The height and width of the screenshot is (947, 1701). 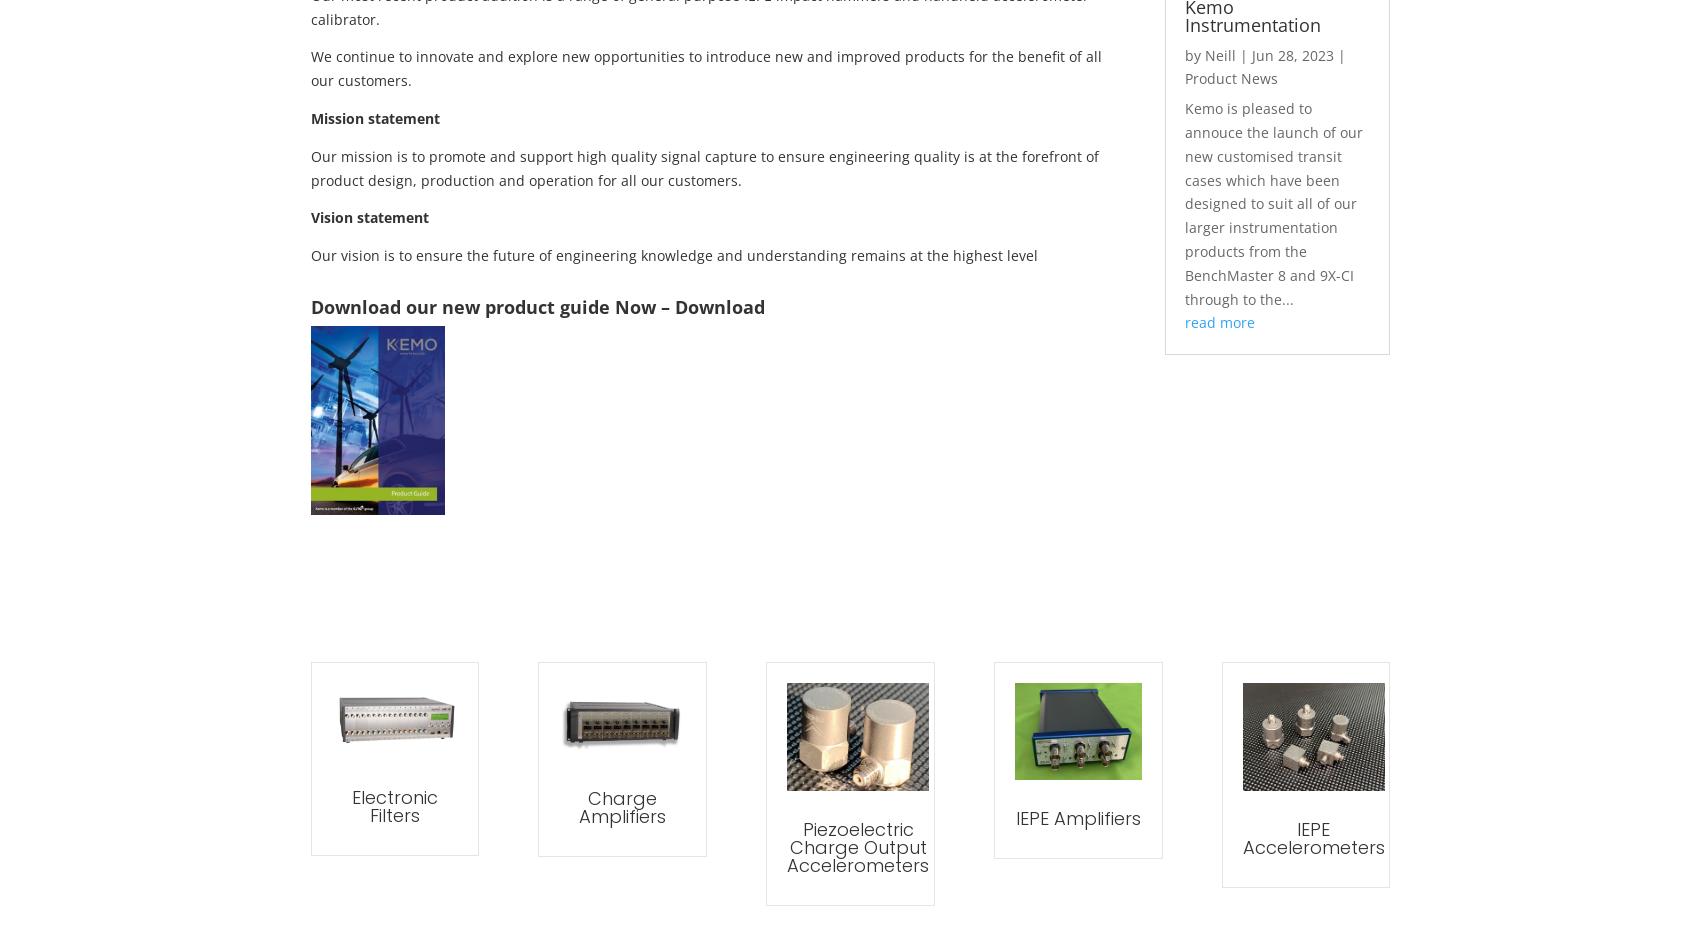 I want to click on 'Download our new product guide Now –', so click(x=491, y=304).